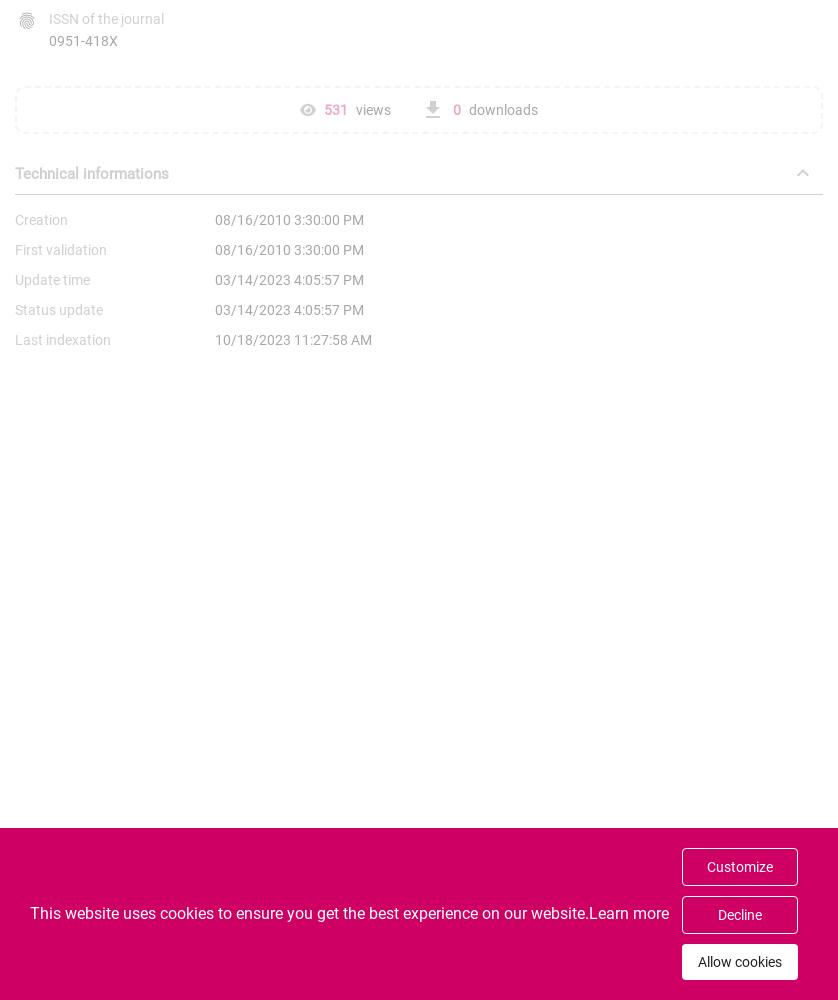 The width and height of the screenshot is (838, 1000). What do you see at coordinates (484, 977) in the screenshot?
I see `'and the'` at bounding box center [484, 977].